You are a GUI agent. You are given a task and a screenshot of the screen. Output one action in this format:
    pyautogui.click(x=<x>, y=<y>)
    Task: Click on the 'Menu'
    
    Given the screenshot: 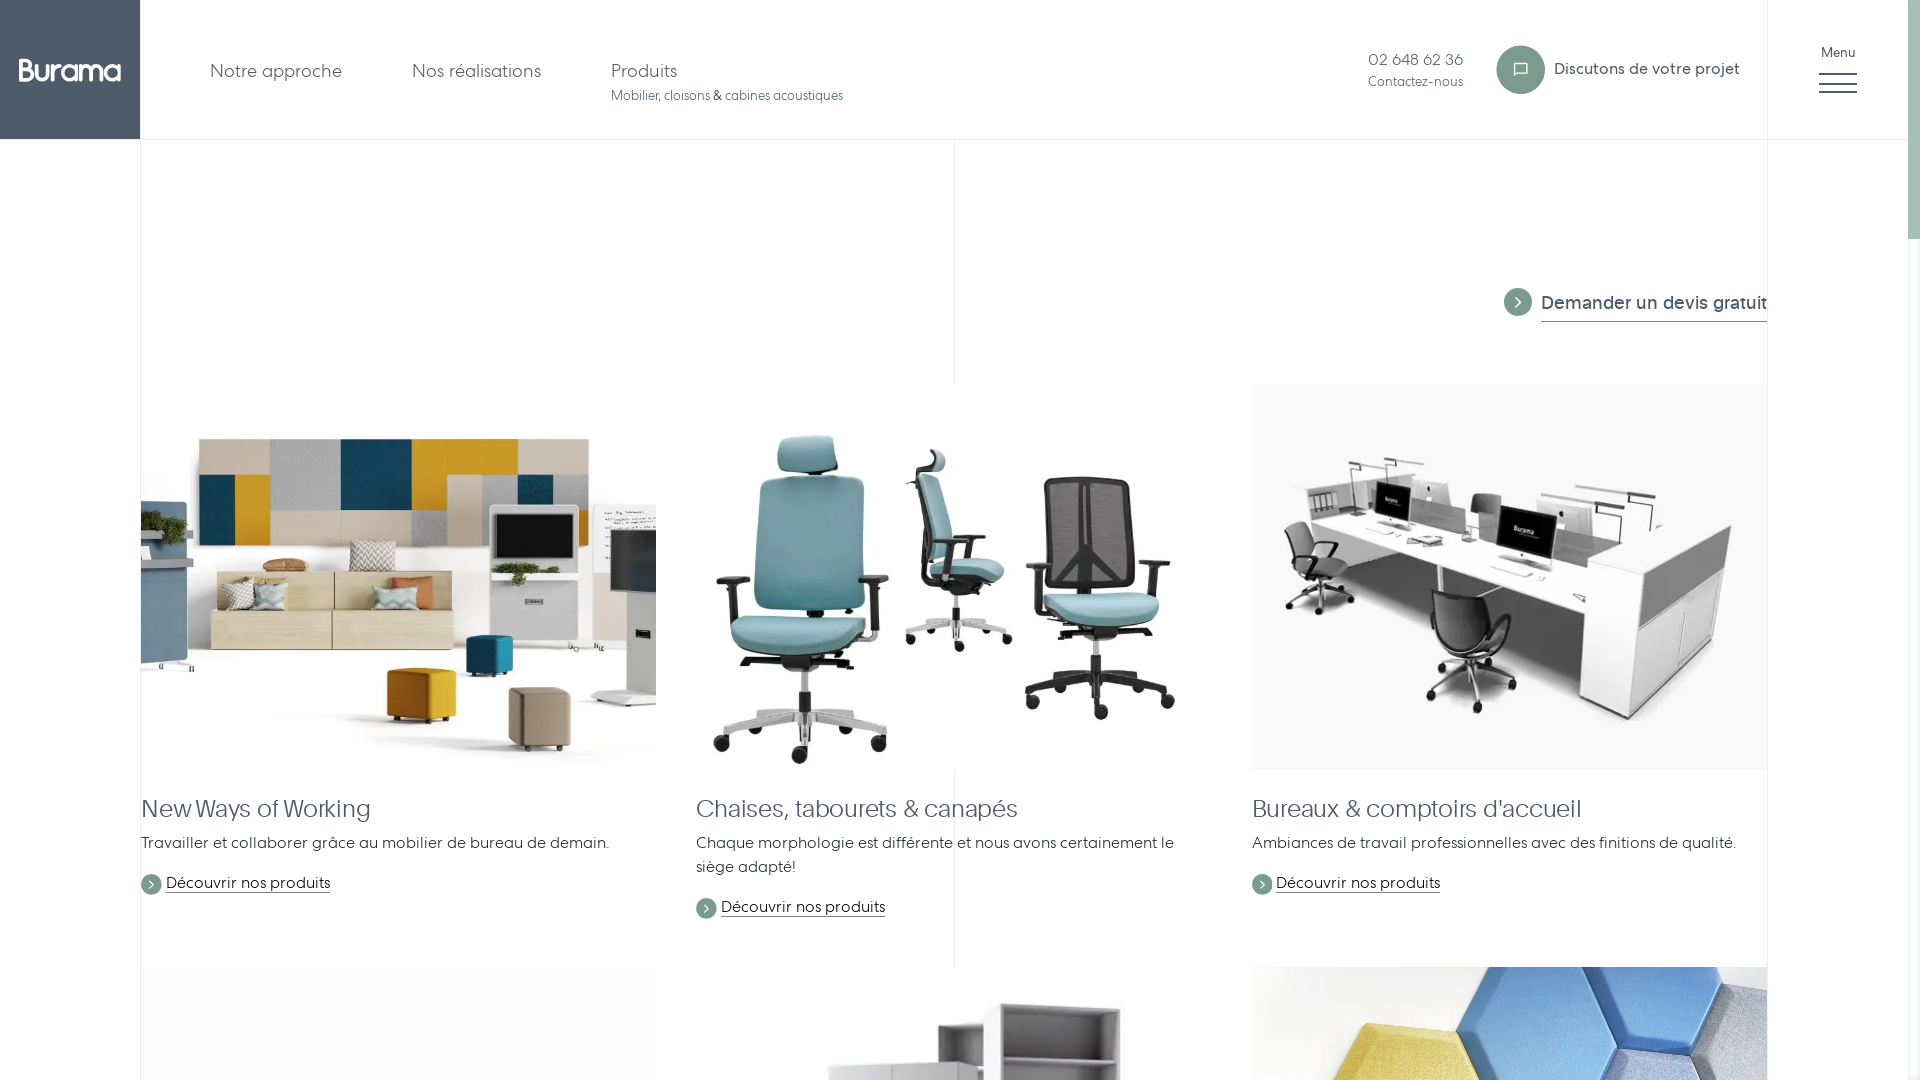 What is the action you would take?
    pyautogui.click(x=1838, y=68)
    